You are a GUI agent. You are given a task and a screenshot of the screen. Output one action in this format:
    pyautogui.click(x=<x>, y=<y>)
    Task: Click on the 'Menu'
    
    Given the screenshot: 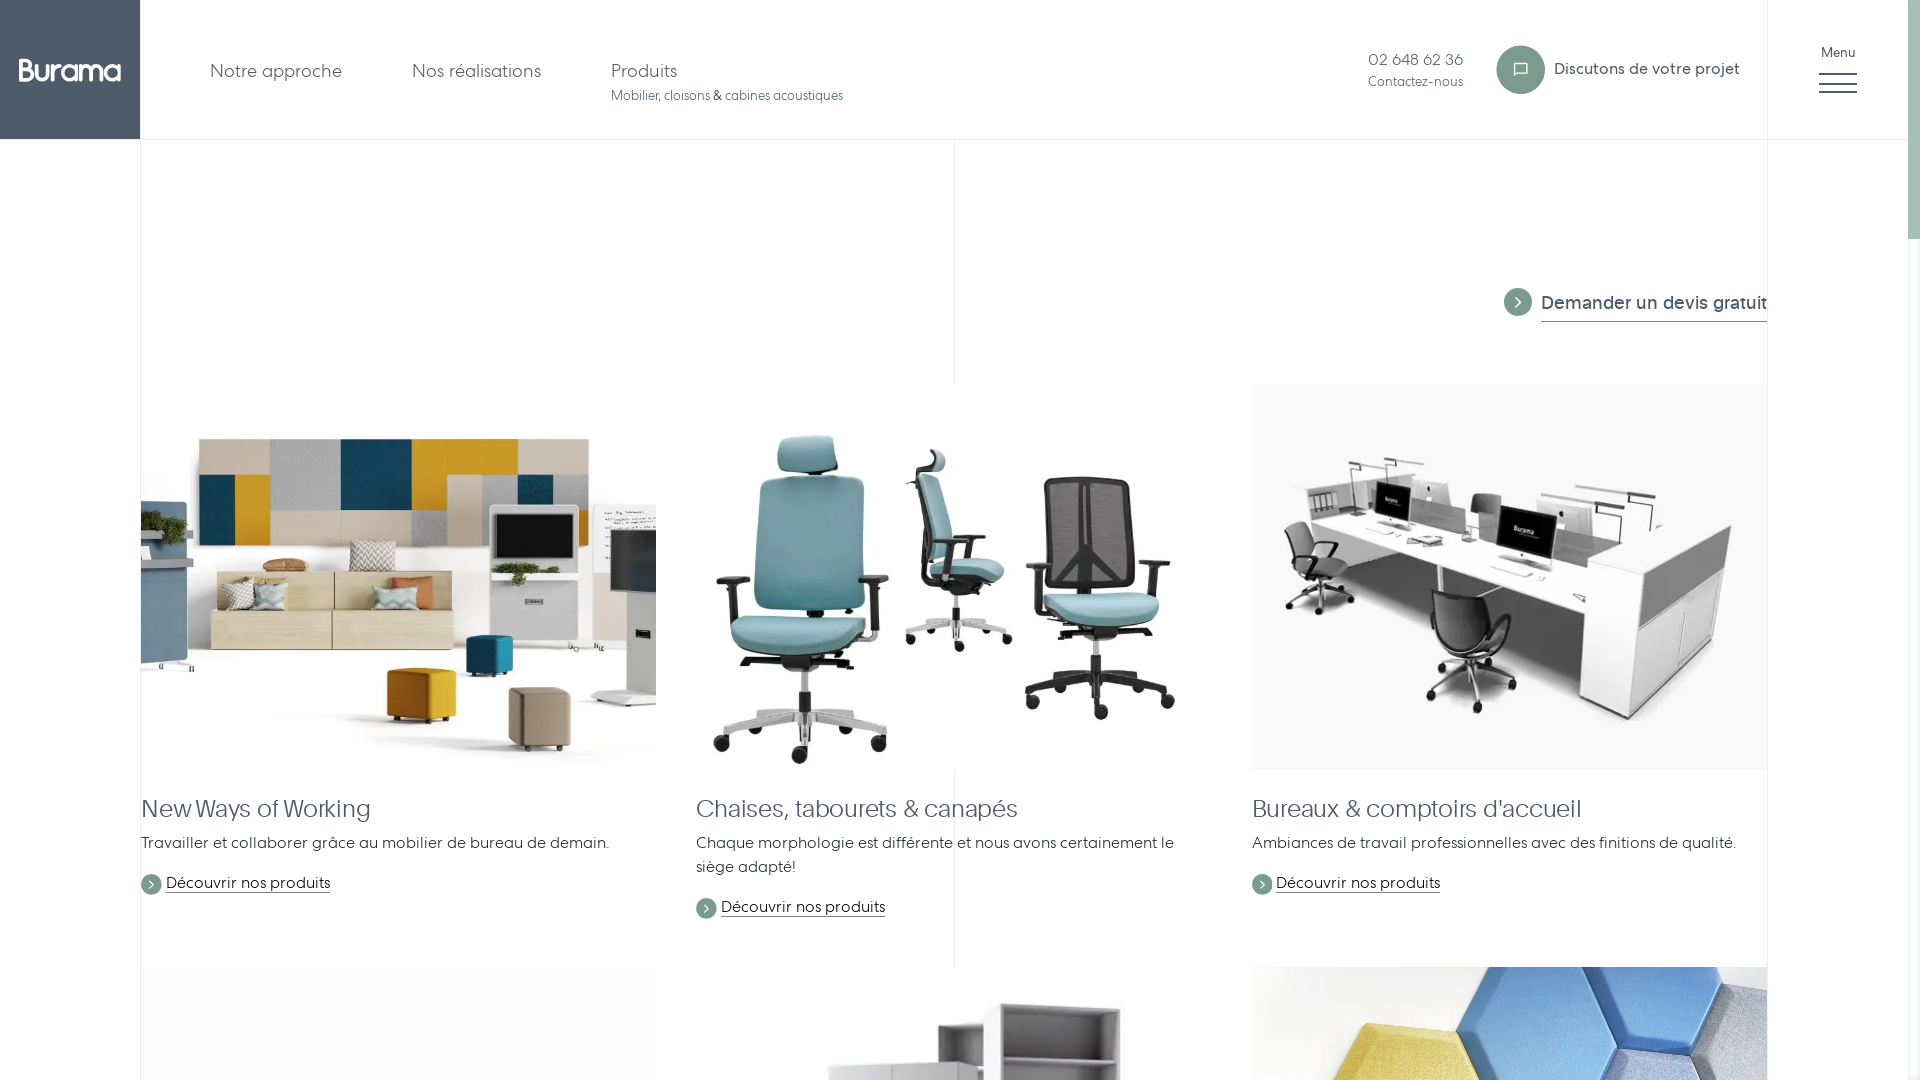 What is the action you would take?
    pyautogui.click(x=1838, y=68)
    